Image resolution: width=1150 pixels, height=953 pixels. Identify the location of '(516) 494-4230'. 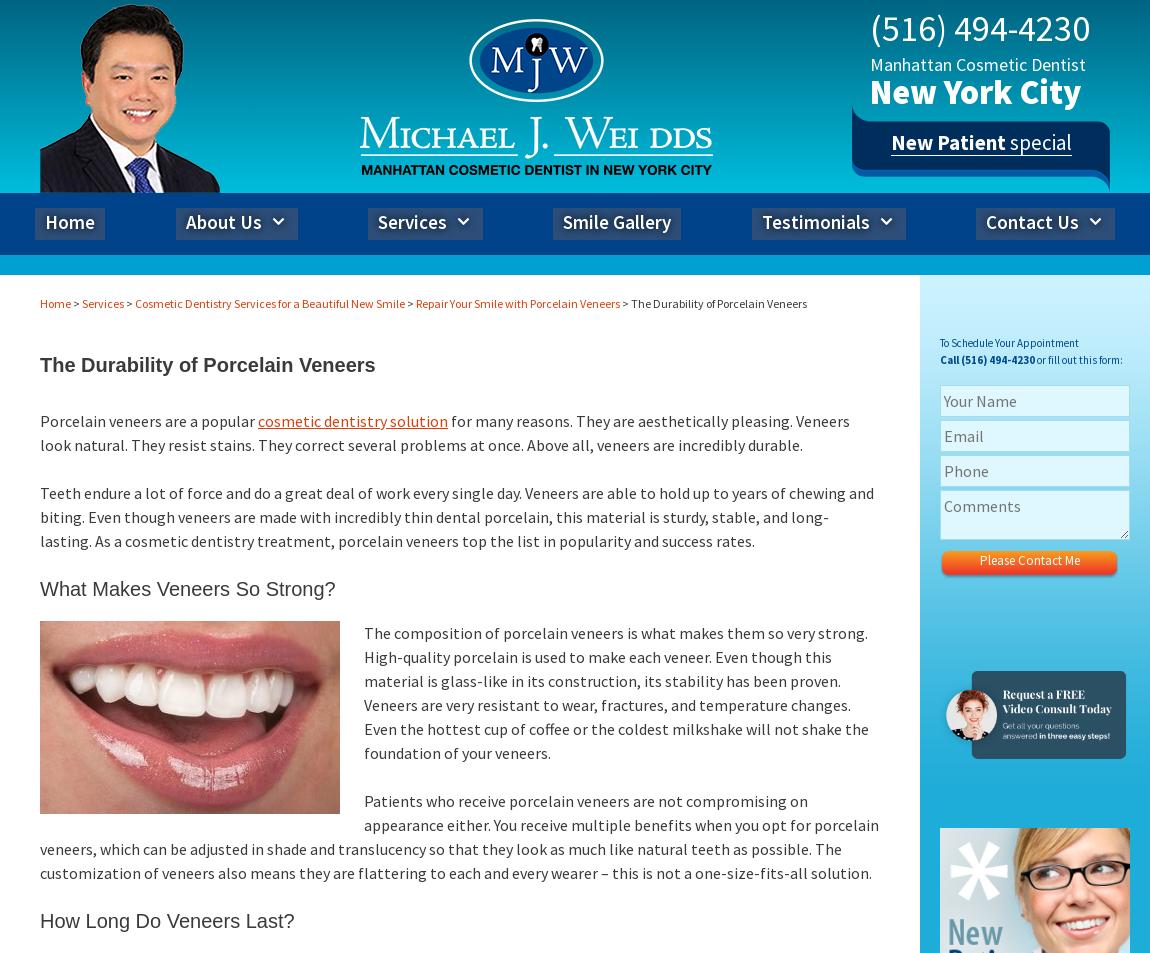
(997, 357).